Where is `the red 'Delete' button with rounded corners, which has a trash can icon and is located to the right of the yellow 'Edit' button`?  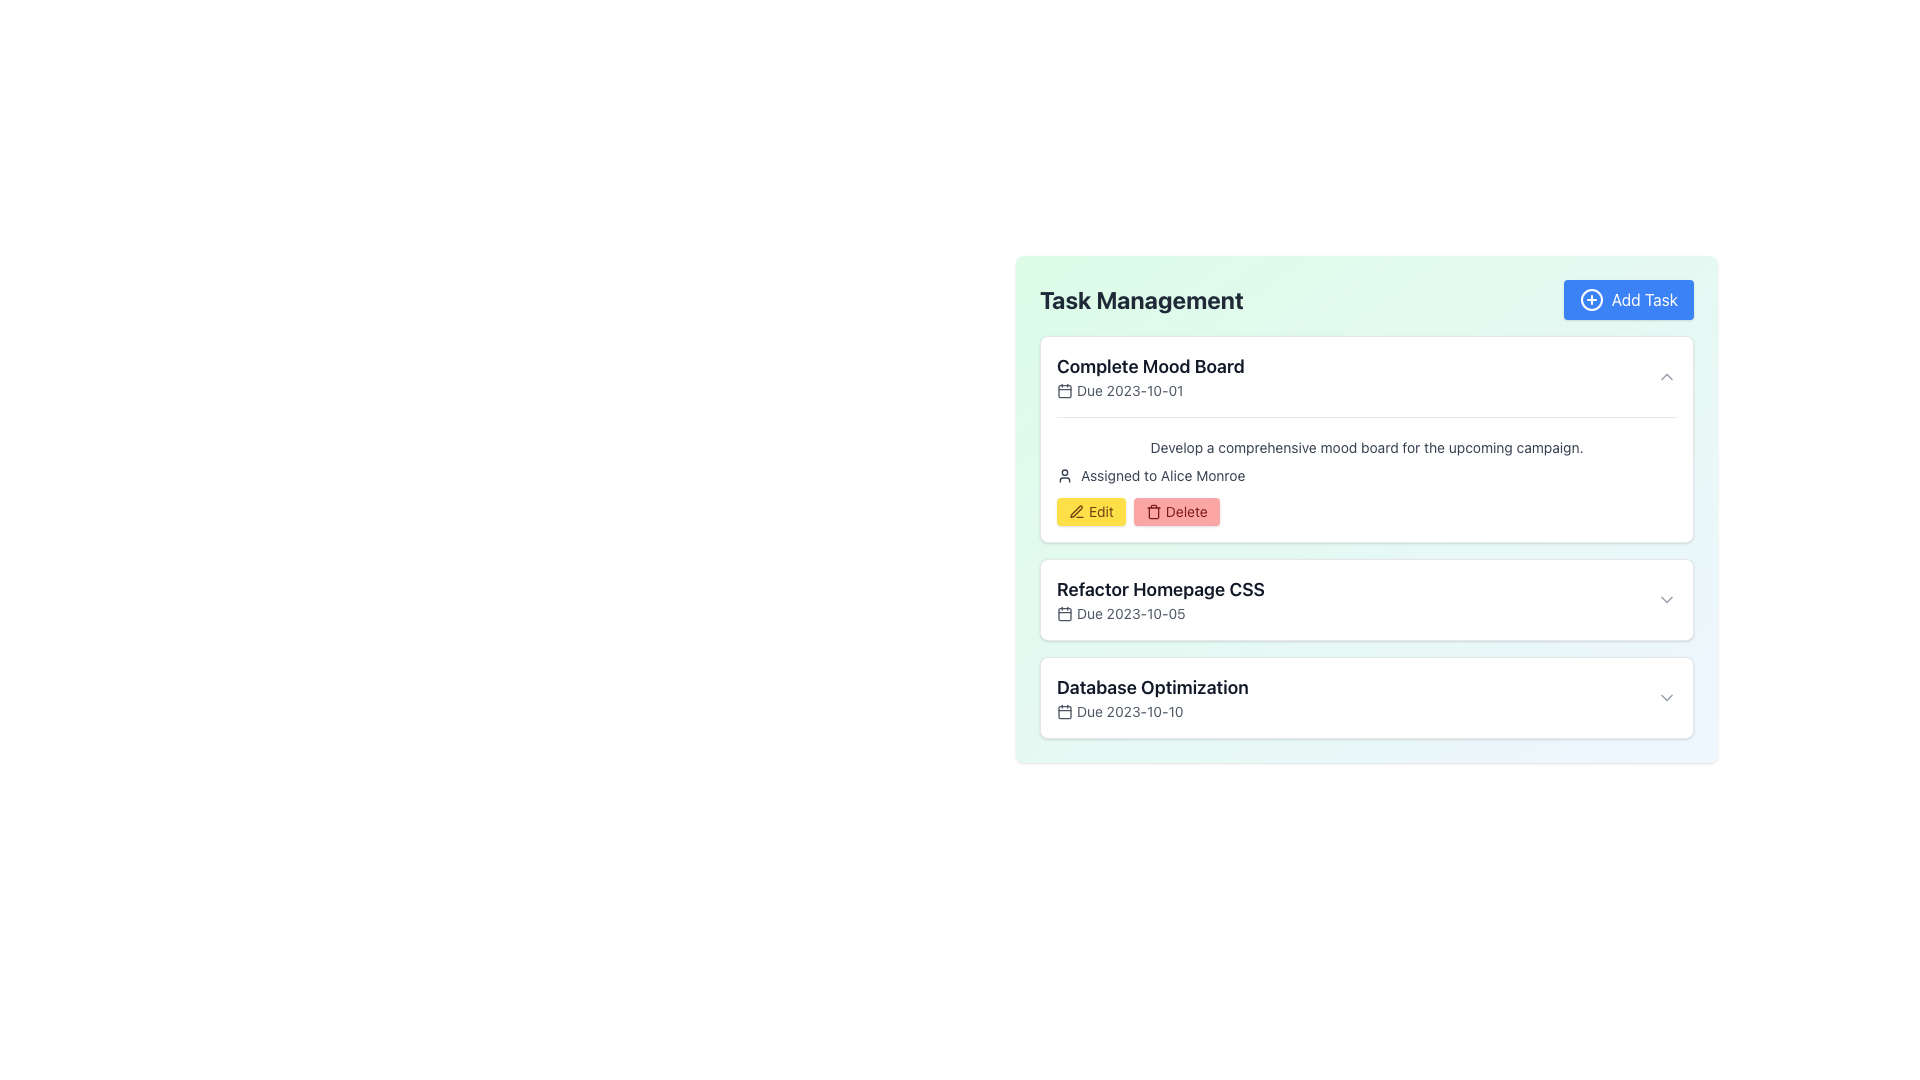
the red 'Delete' button with rounded corners, which has a trash can icon and is located to the right of the yellow 'Edit' button is located at coordinates (1176, 511).